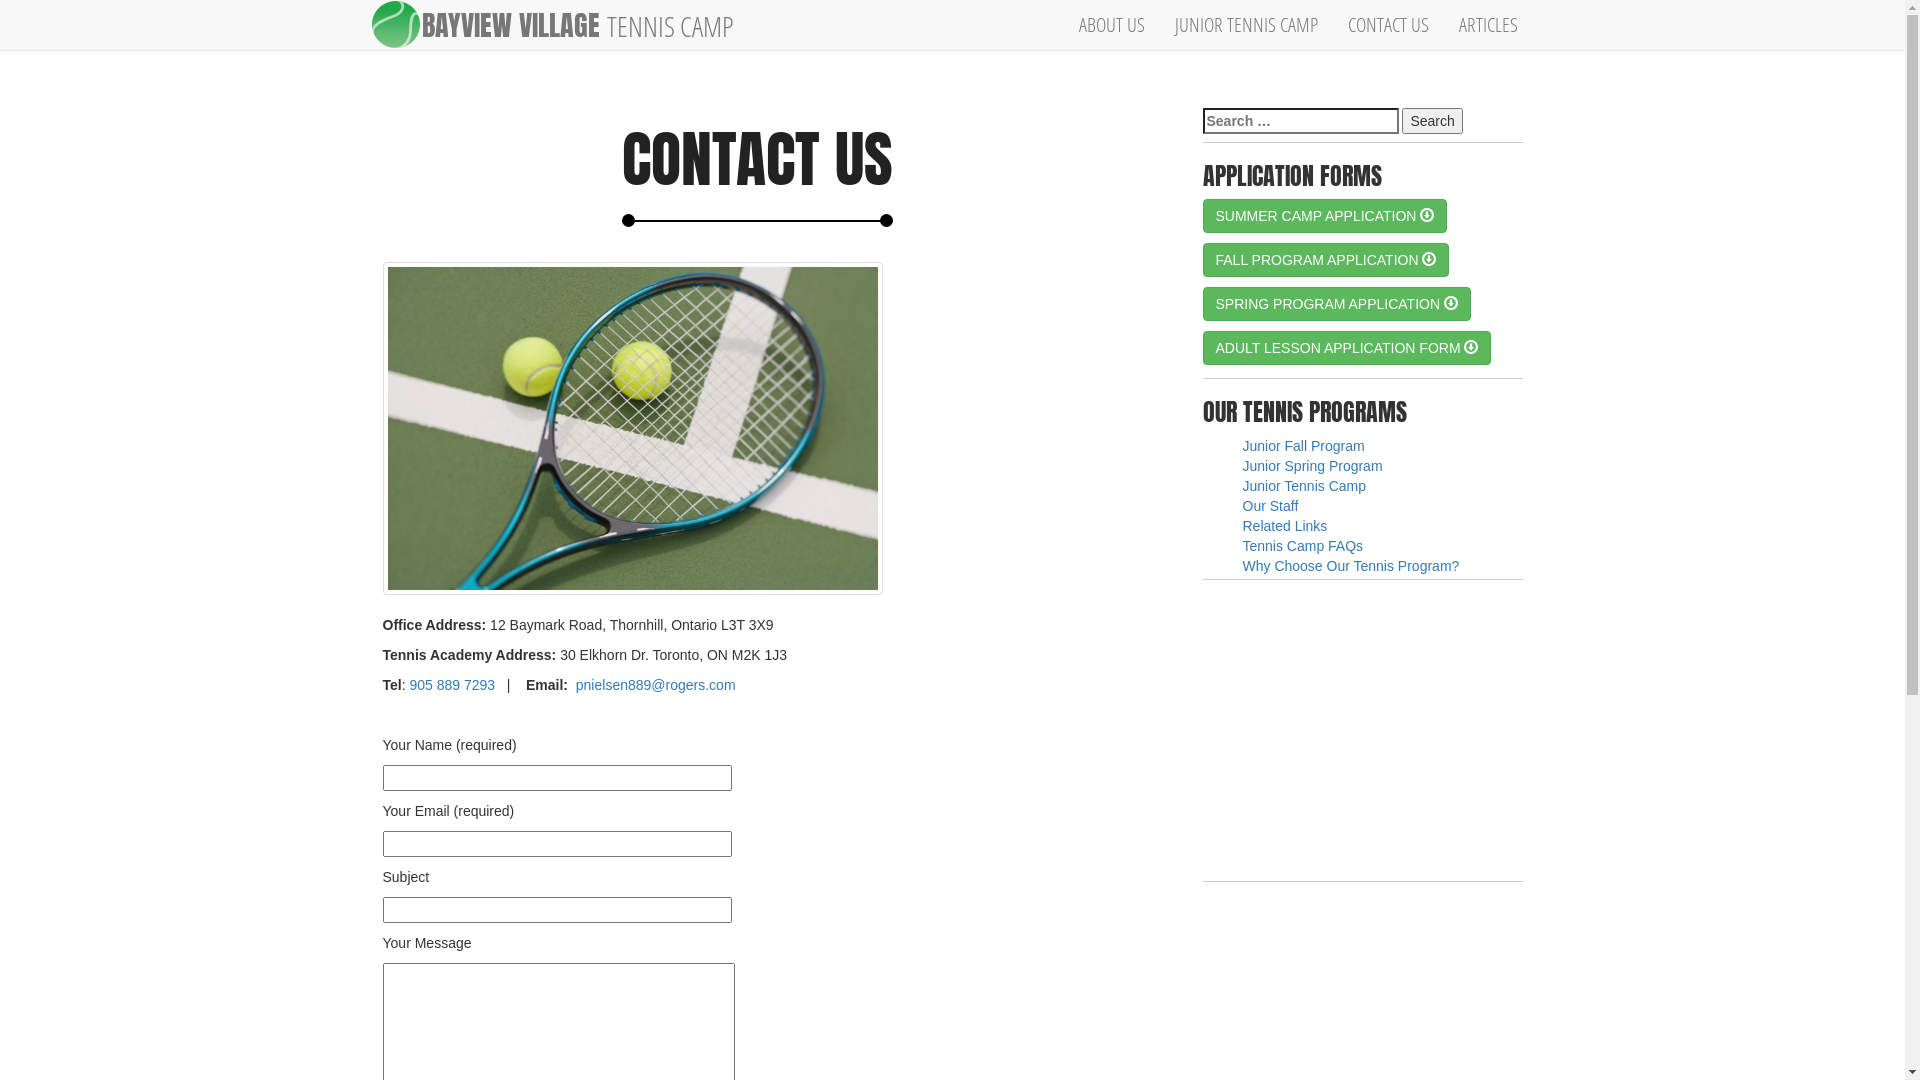  I want to click on 'Junior Tennis Camp', so click(1303, 486).